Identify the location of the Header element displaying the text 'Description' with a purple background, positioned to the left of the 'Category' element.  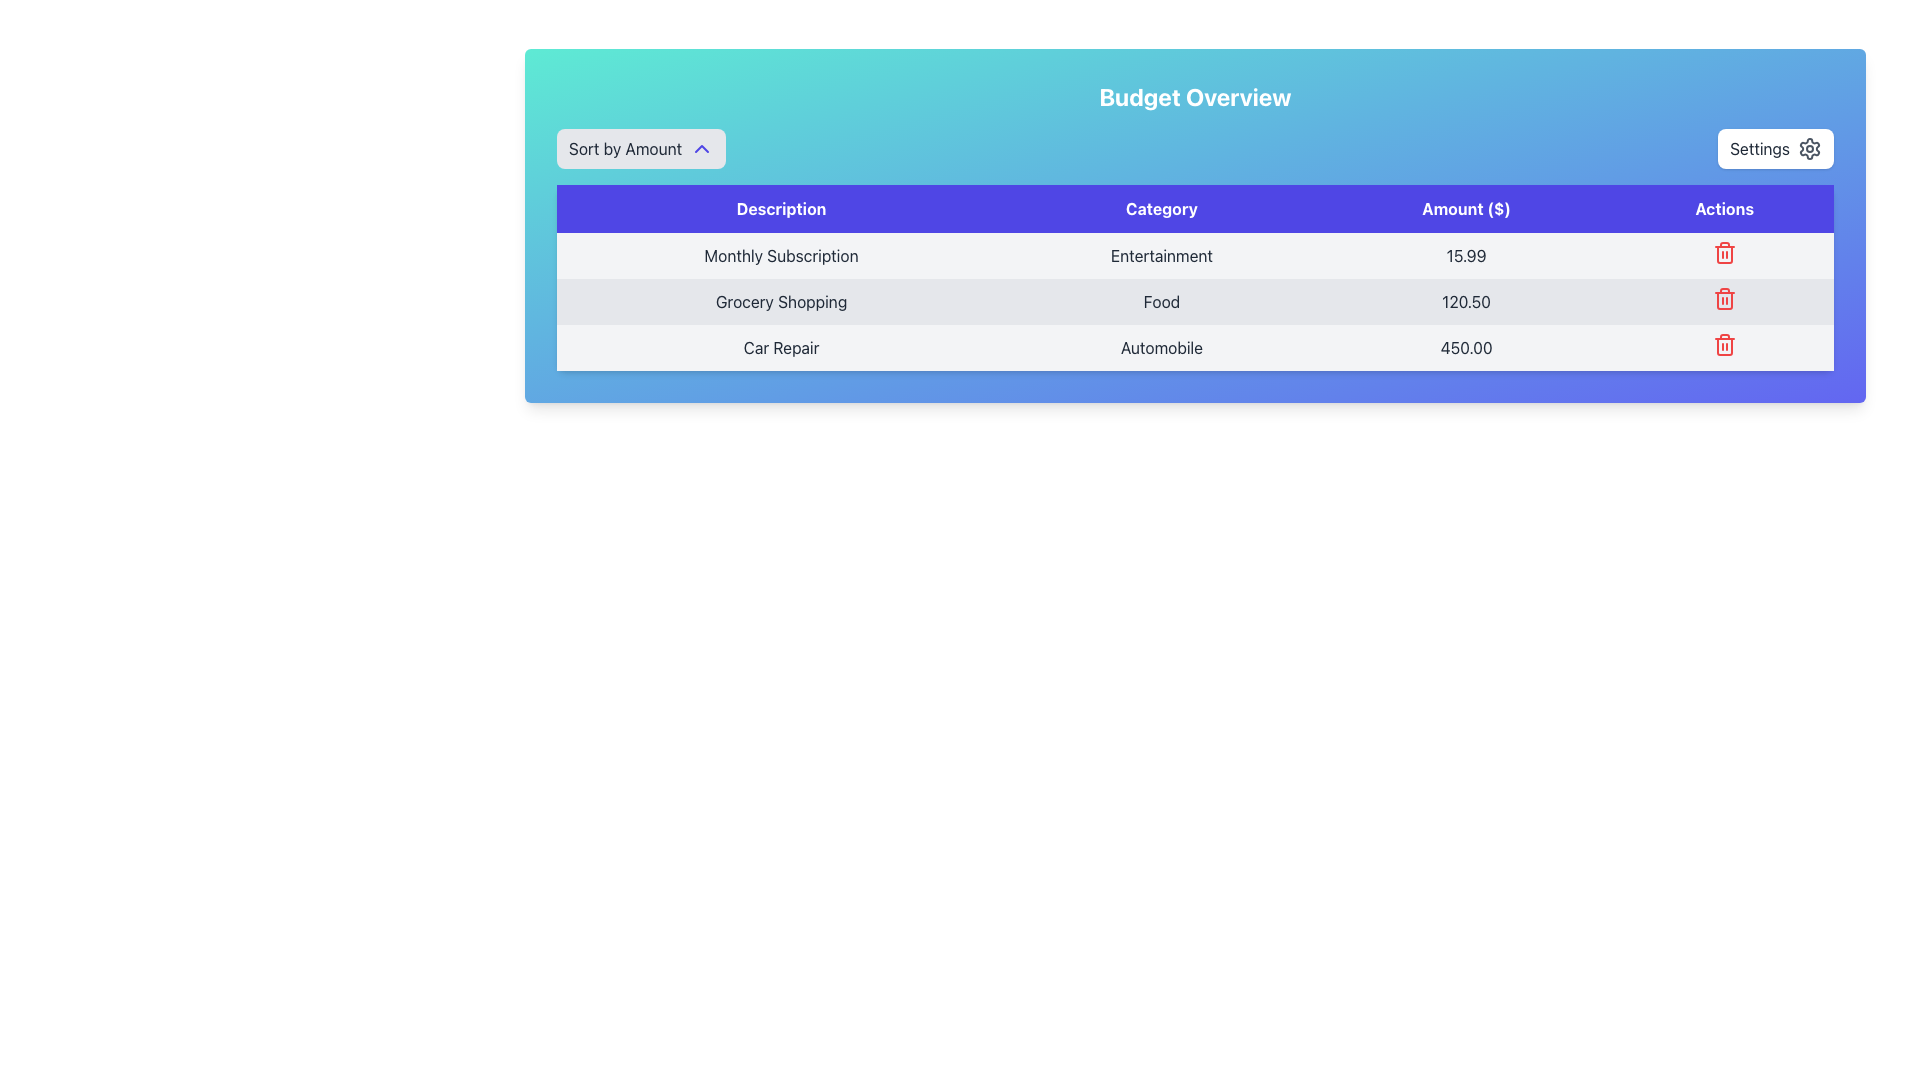
(780, 208).